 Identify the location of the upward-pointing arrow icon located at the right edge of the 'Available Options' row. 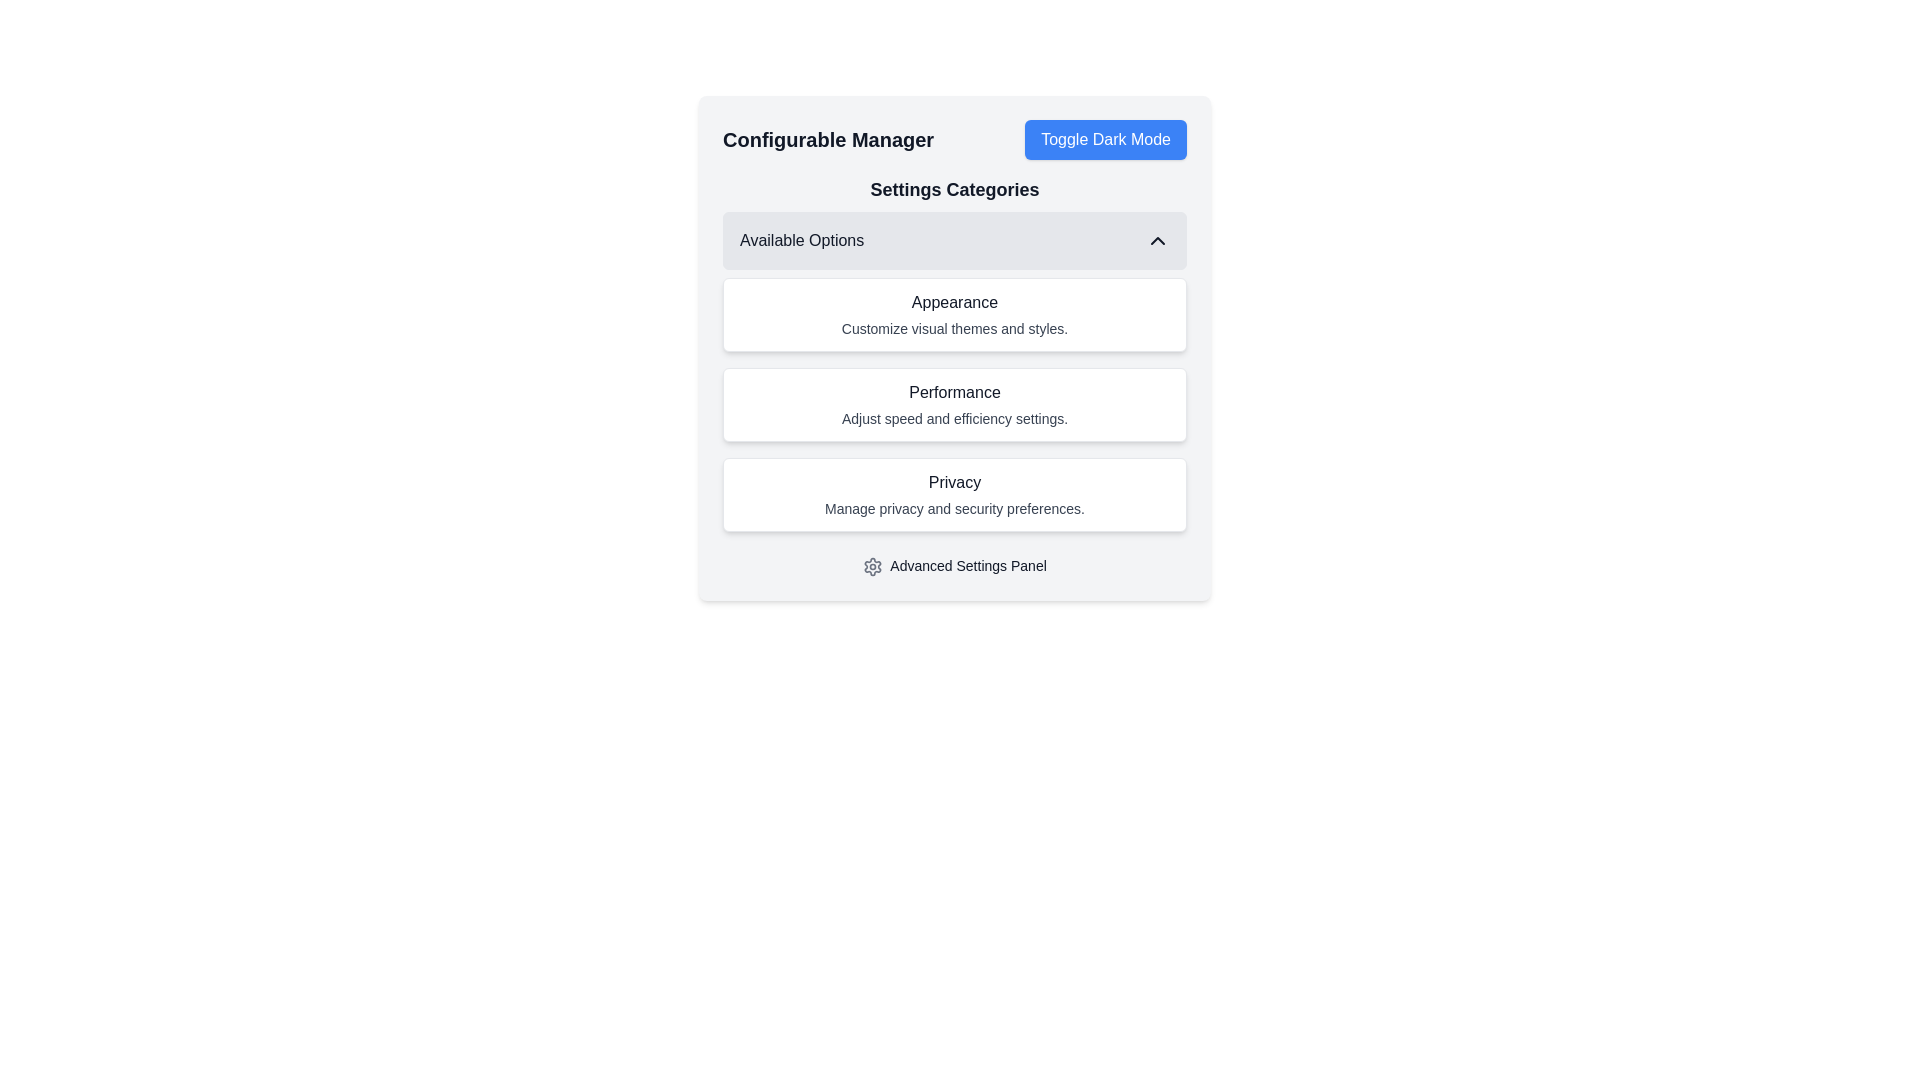
(1157, 239).